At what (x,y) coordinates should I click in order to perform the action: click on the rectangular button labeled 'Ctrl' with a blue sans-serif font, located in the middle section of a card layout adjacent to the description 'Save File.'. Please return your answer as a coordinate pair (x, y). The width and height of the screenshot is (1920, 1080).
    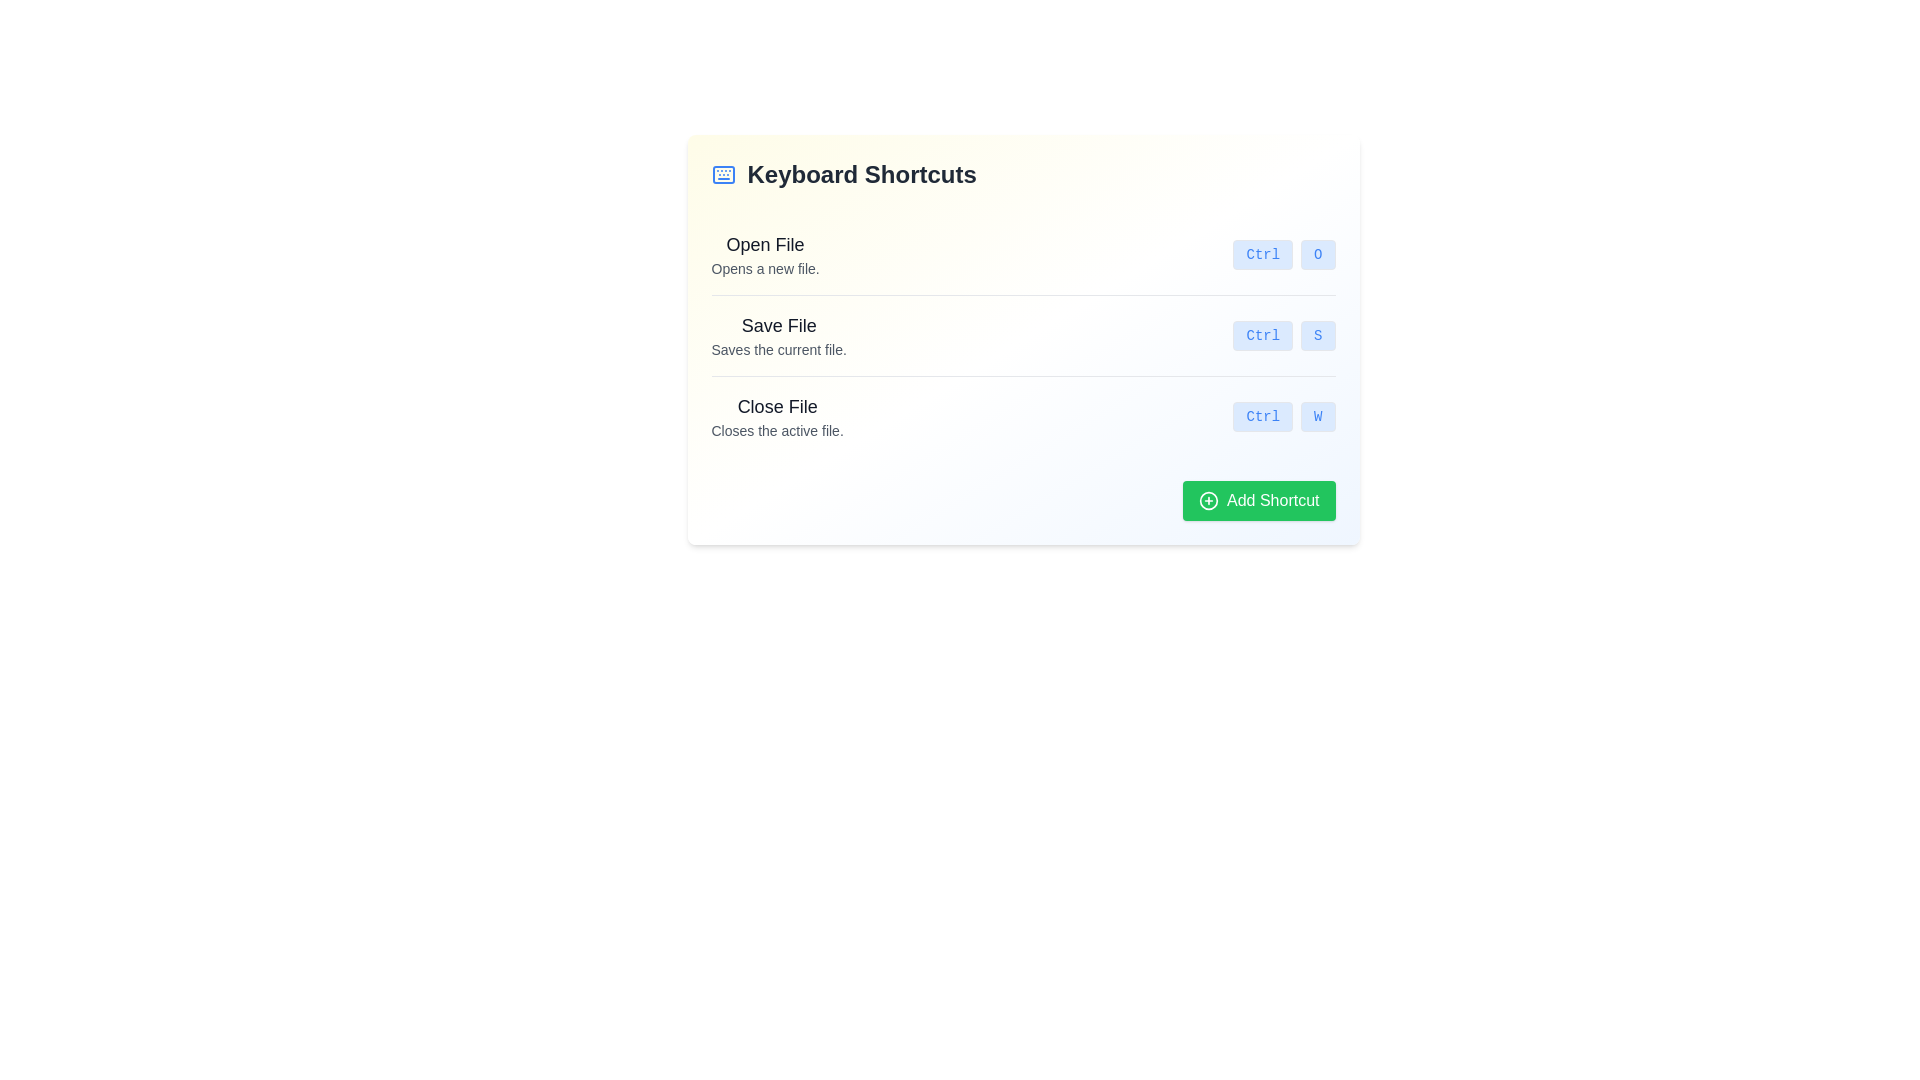
    Looking at the image, I should click on (1262, 334).